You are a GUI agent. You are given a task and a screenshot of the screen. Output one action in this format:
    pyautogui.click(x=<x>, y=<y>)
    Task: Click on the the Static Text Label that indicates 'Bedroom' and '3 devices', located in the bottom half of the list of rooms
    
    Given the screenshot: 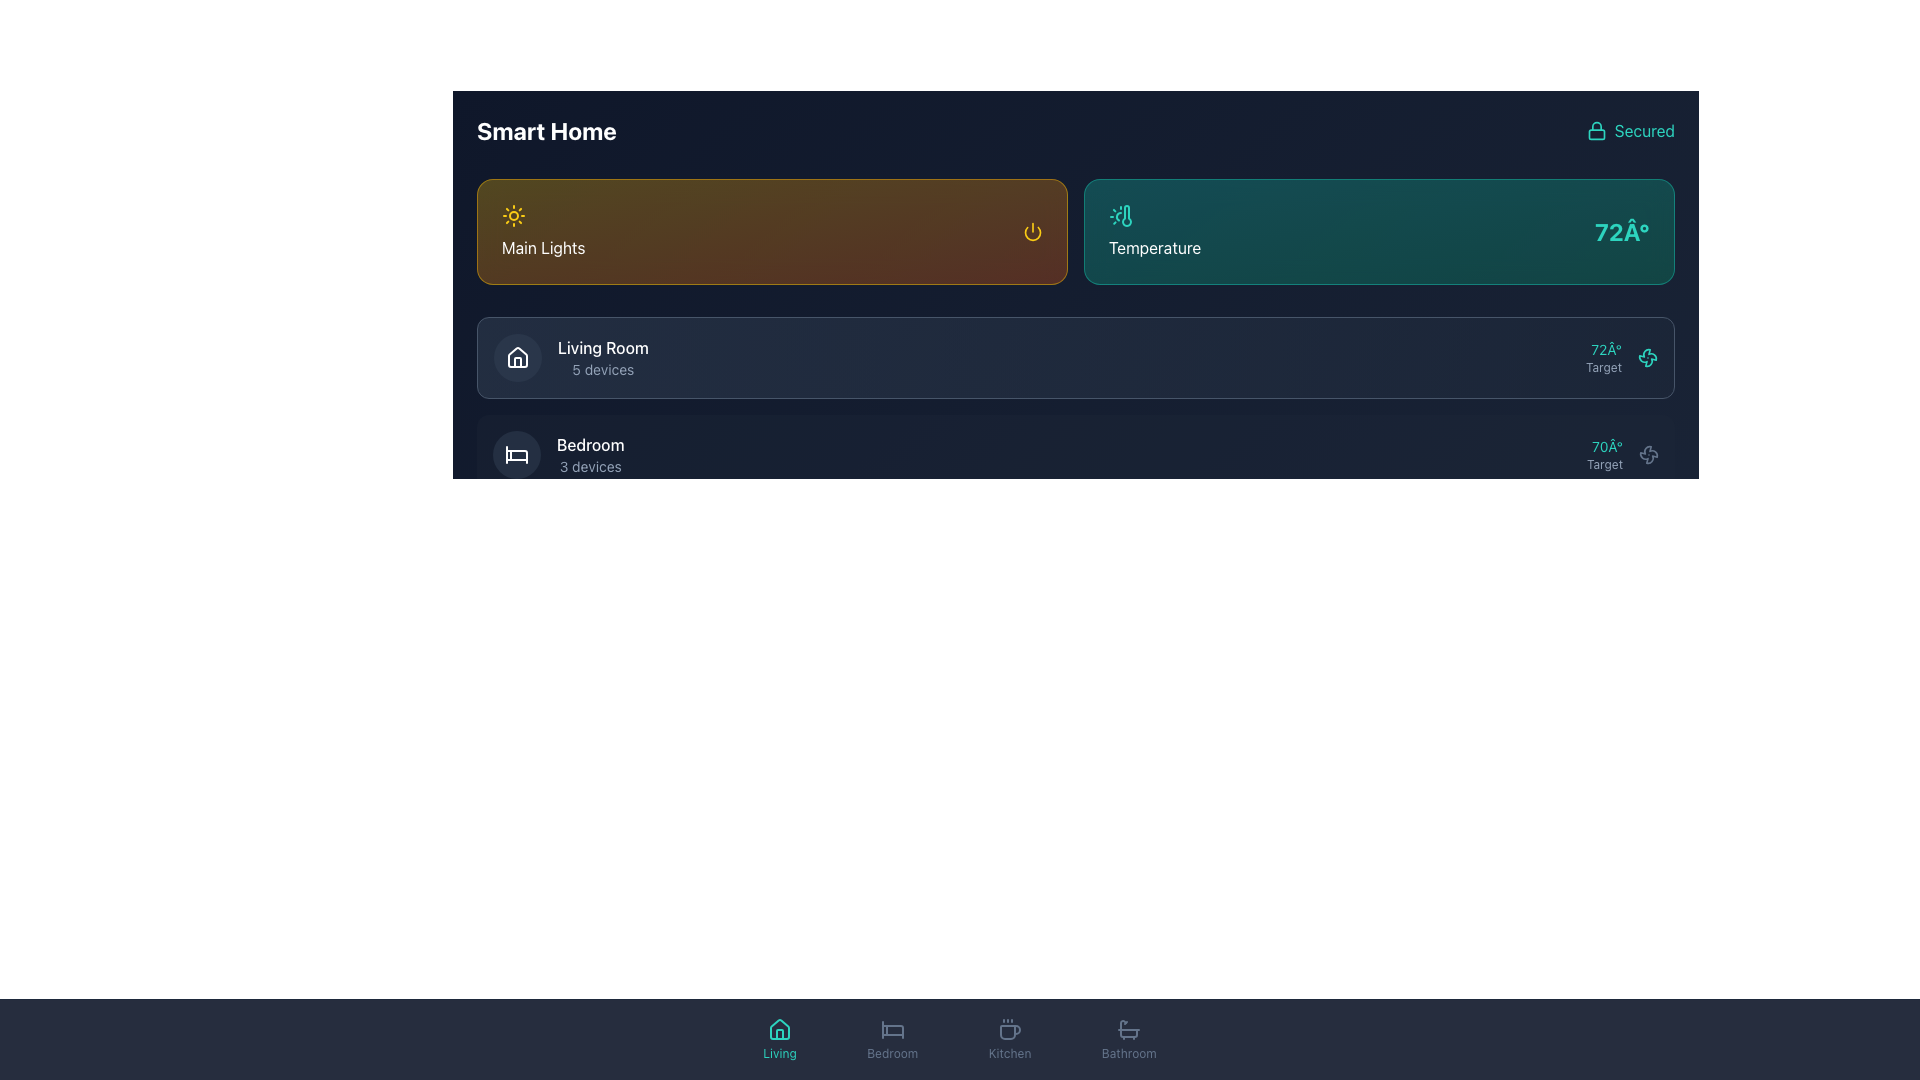 What is the action you would take?
    pyautogui.click(x=589, y=443)
    